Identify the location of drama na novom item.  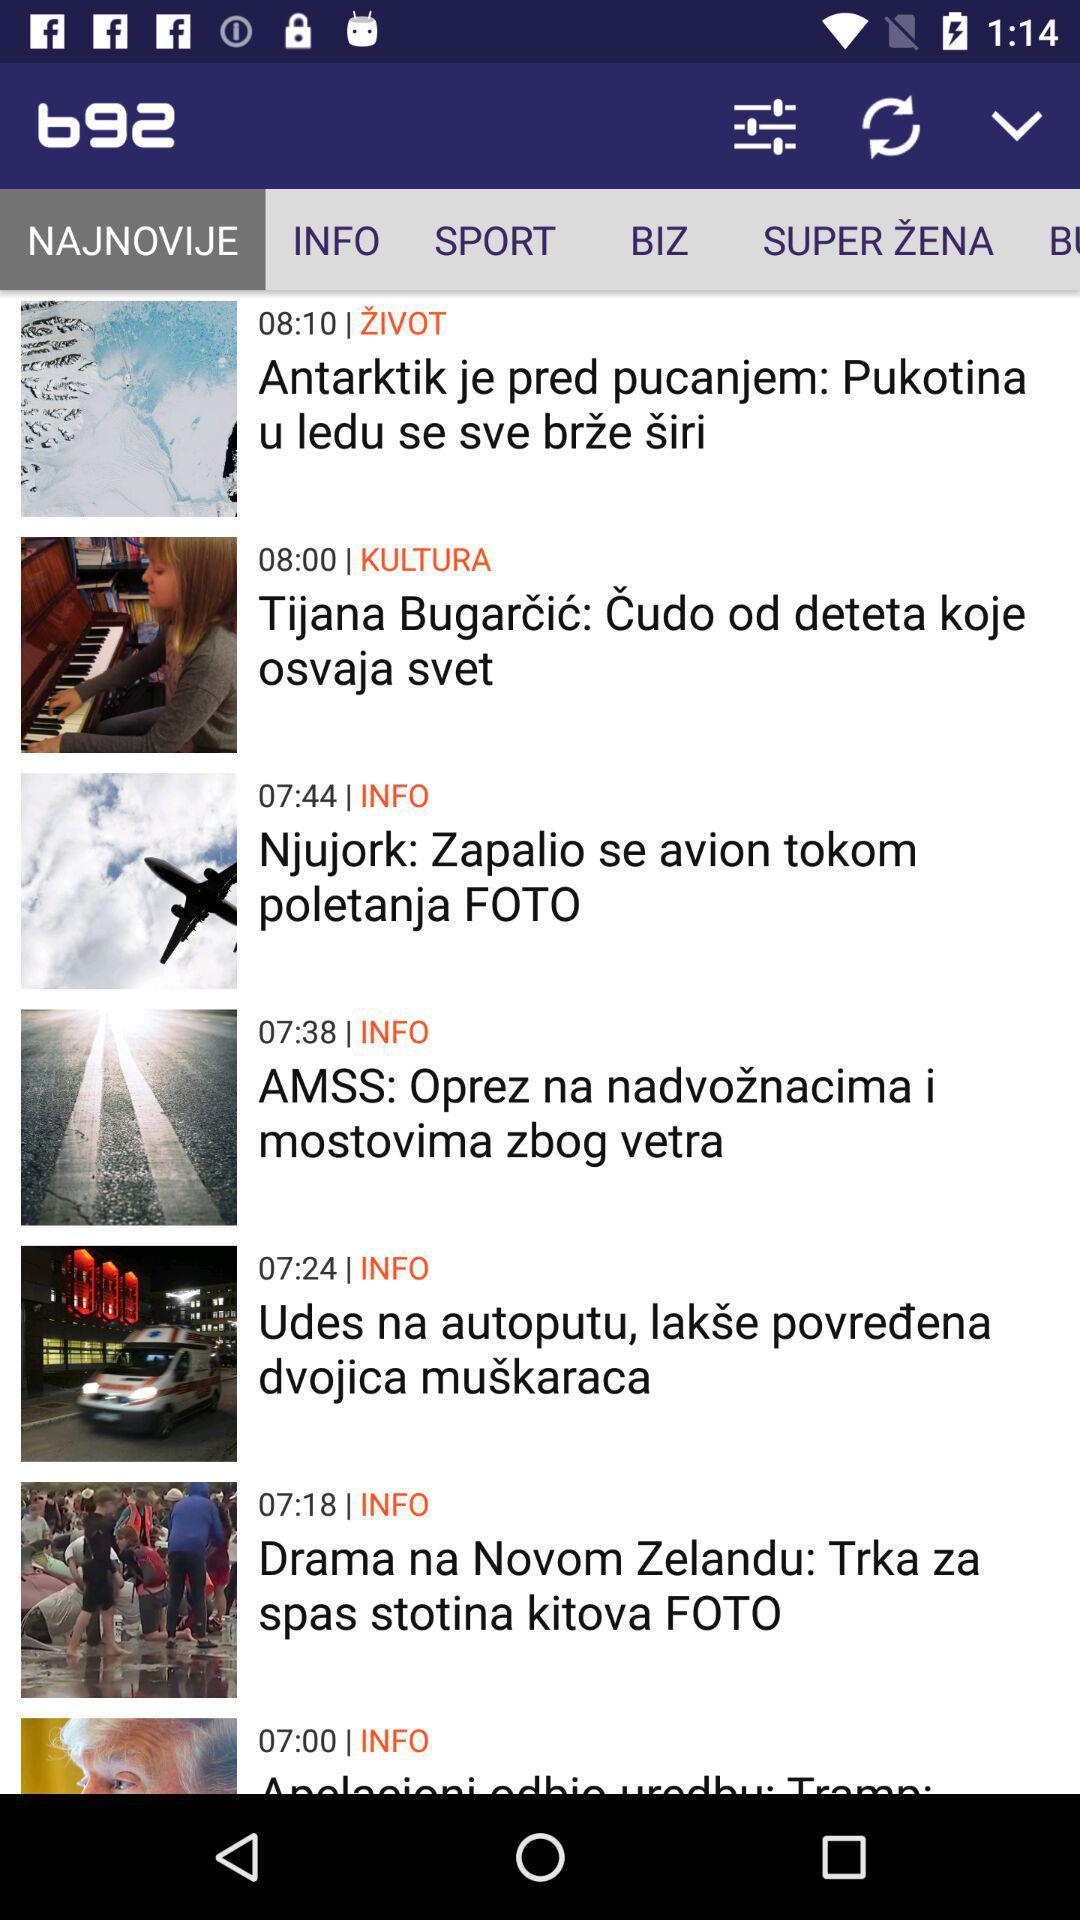
(658, 1583).